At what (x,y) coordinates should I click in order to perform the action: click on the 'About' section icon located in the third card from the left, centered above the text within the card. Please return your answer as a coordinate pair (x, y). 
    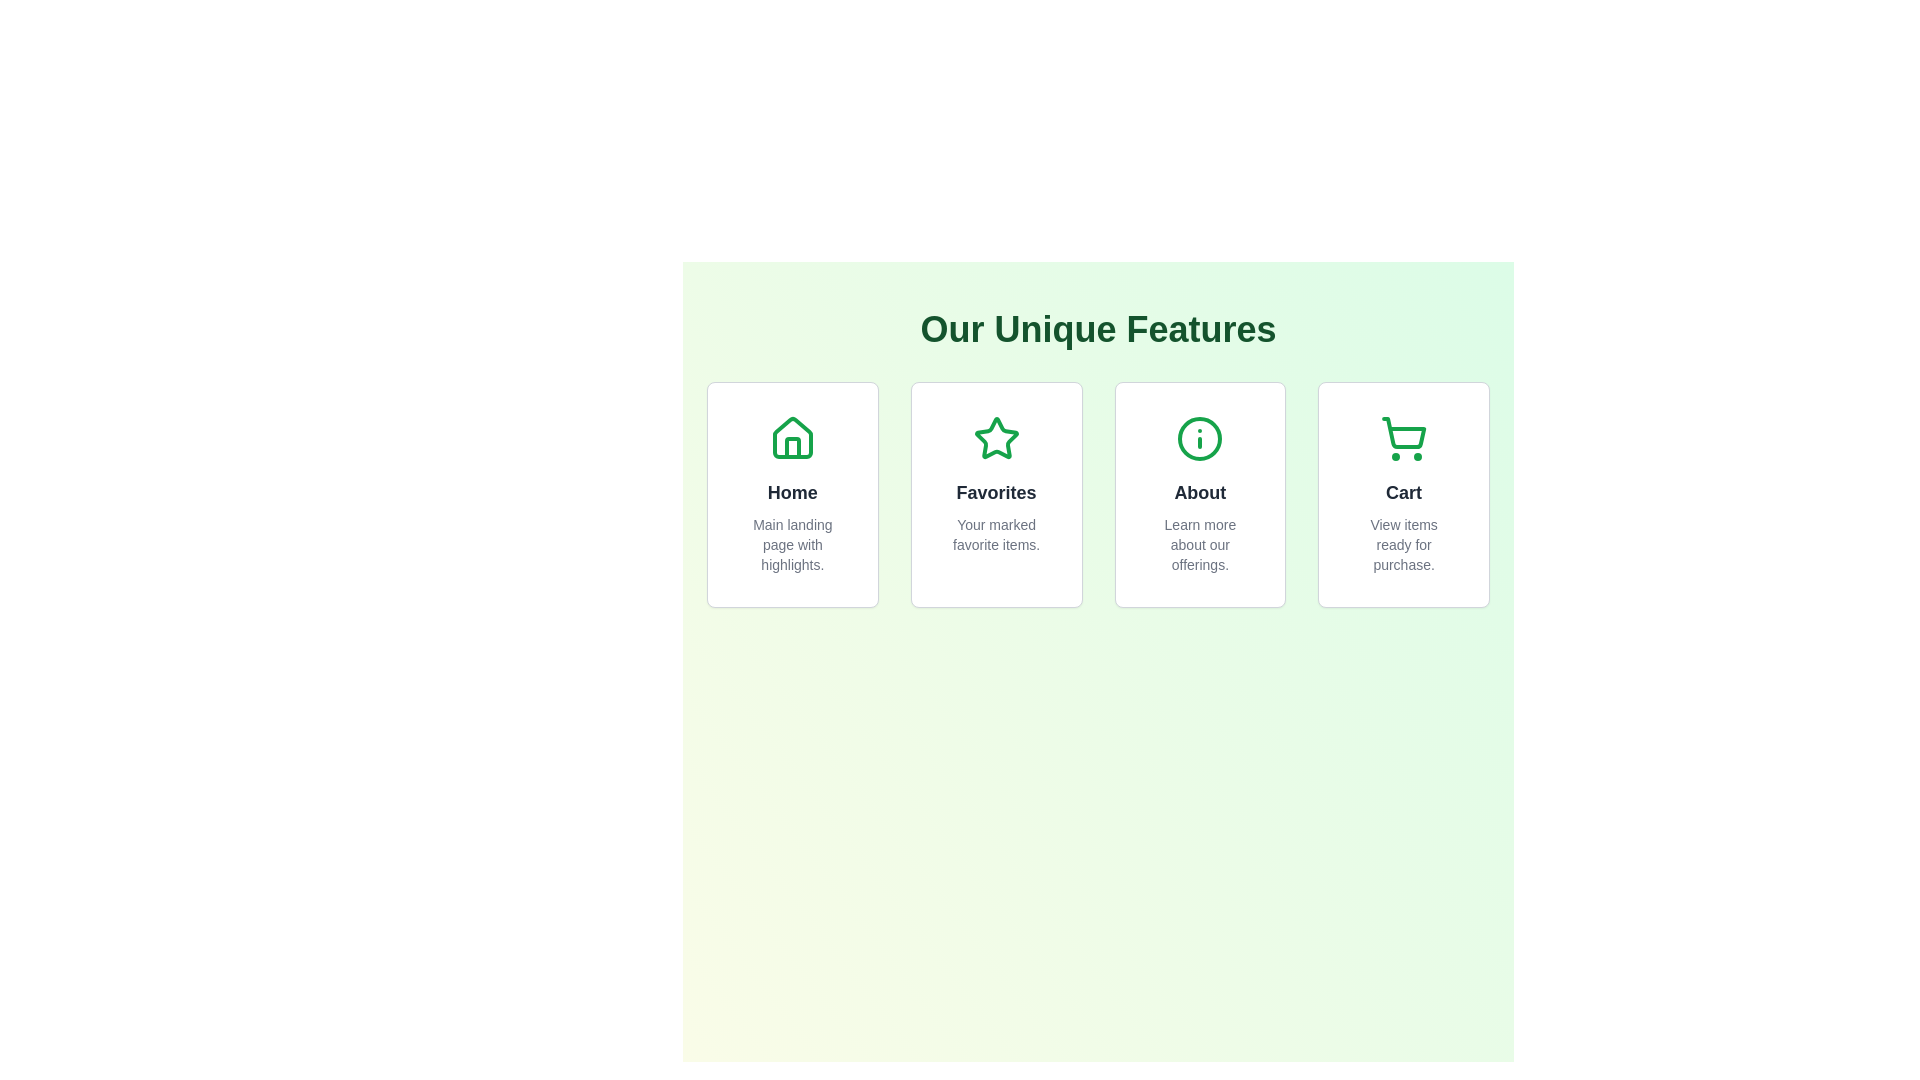
    Looking at the image, I should click on (1200, 438).